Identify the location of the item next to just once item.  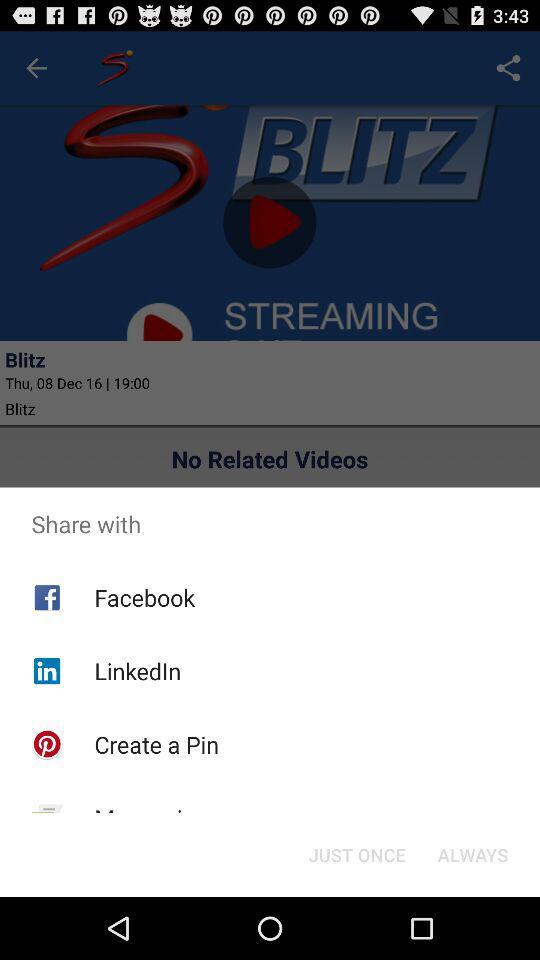
(167, 885).